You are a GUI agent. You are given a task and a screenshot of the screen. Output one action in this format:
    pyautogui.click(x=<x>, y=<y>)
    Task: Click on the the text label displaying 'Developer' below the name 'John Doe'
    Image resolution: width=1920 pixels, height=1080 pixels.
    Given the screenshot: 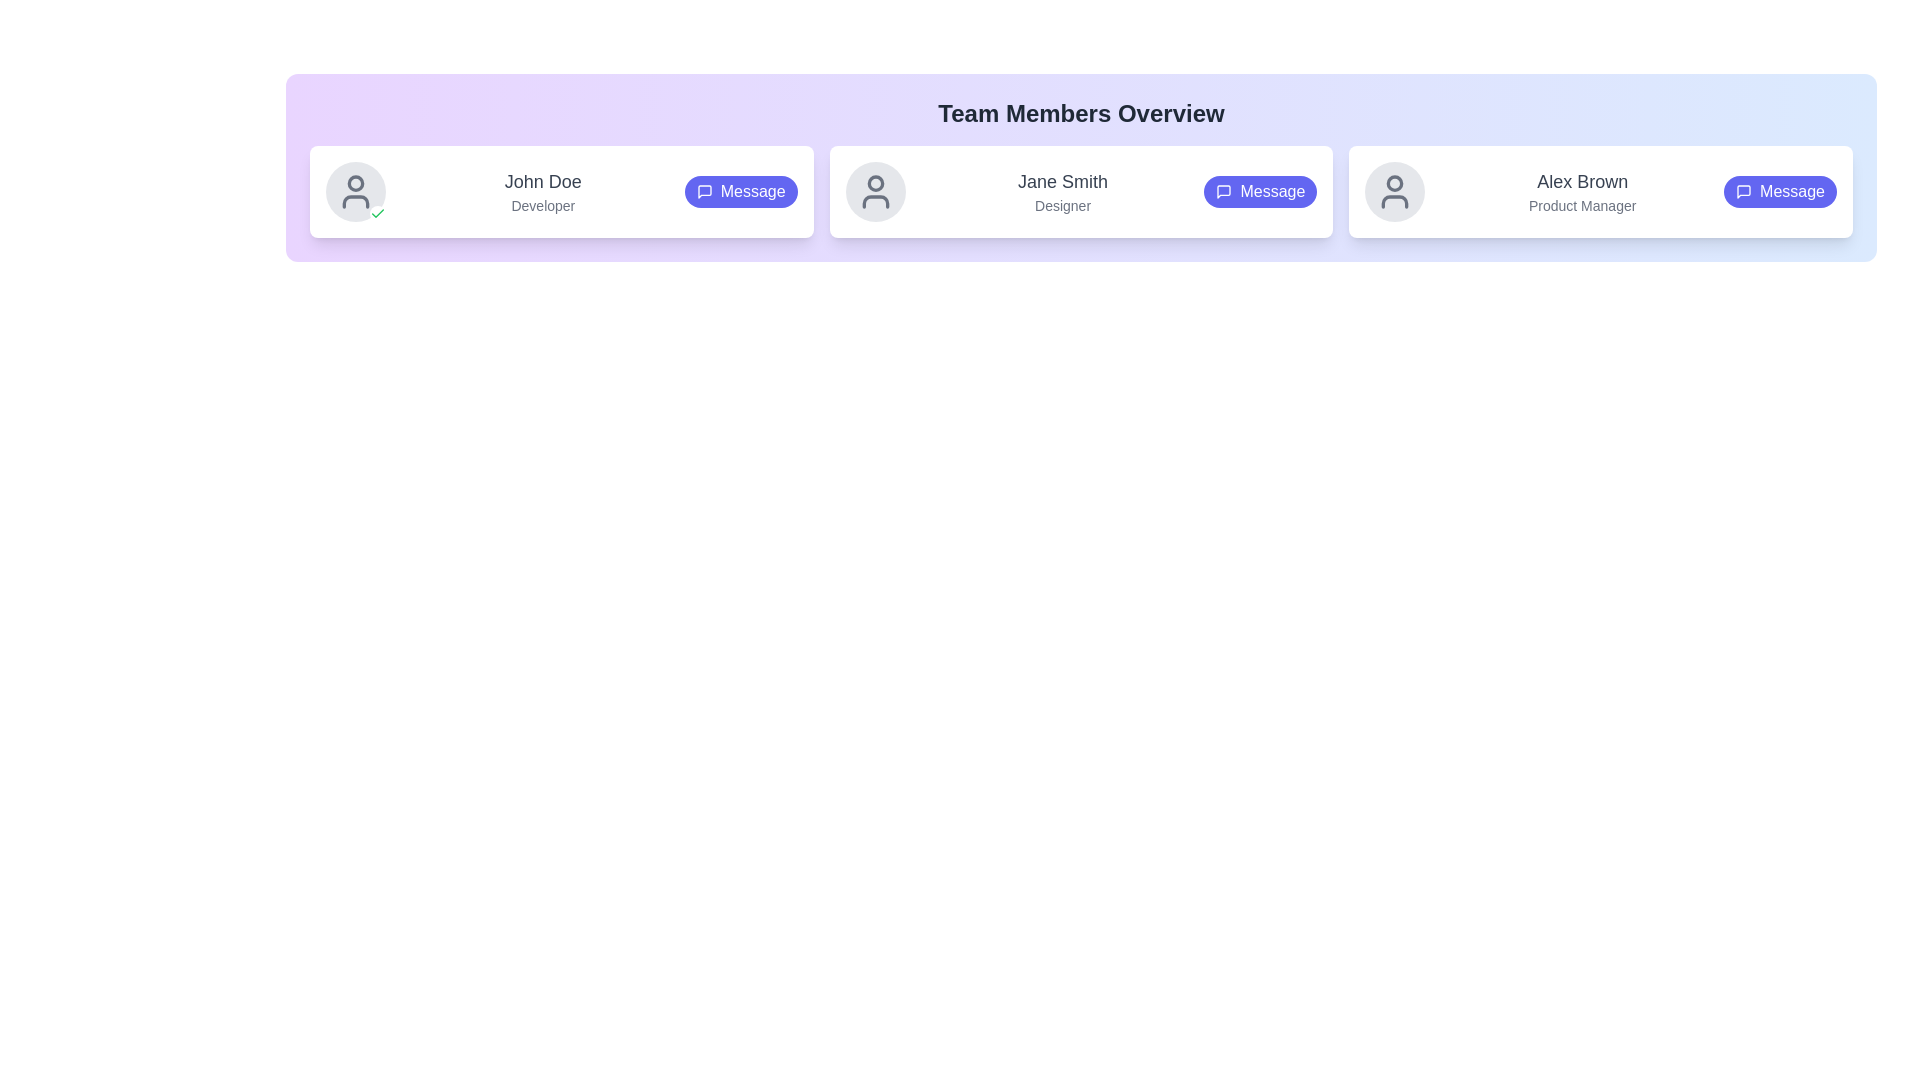 What is the action you would take?
    pyautogui.click(x=543, y=205)
    